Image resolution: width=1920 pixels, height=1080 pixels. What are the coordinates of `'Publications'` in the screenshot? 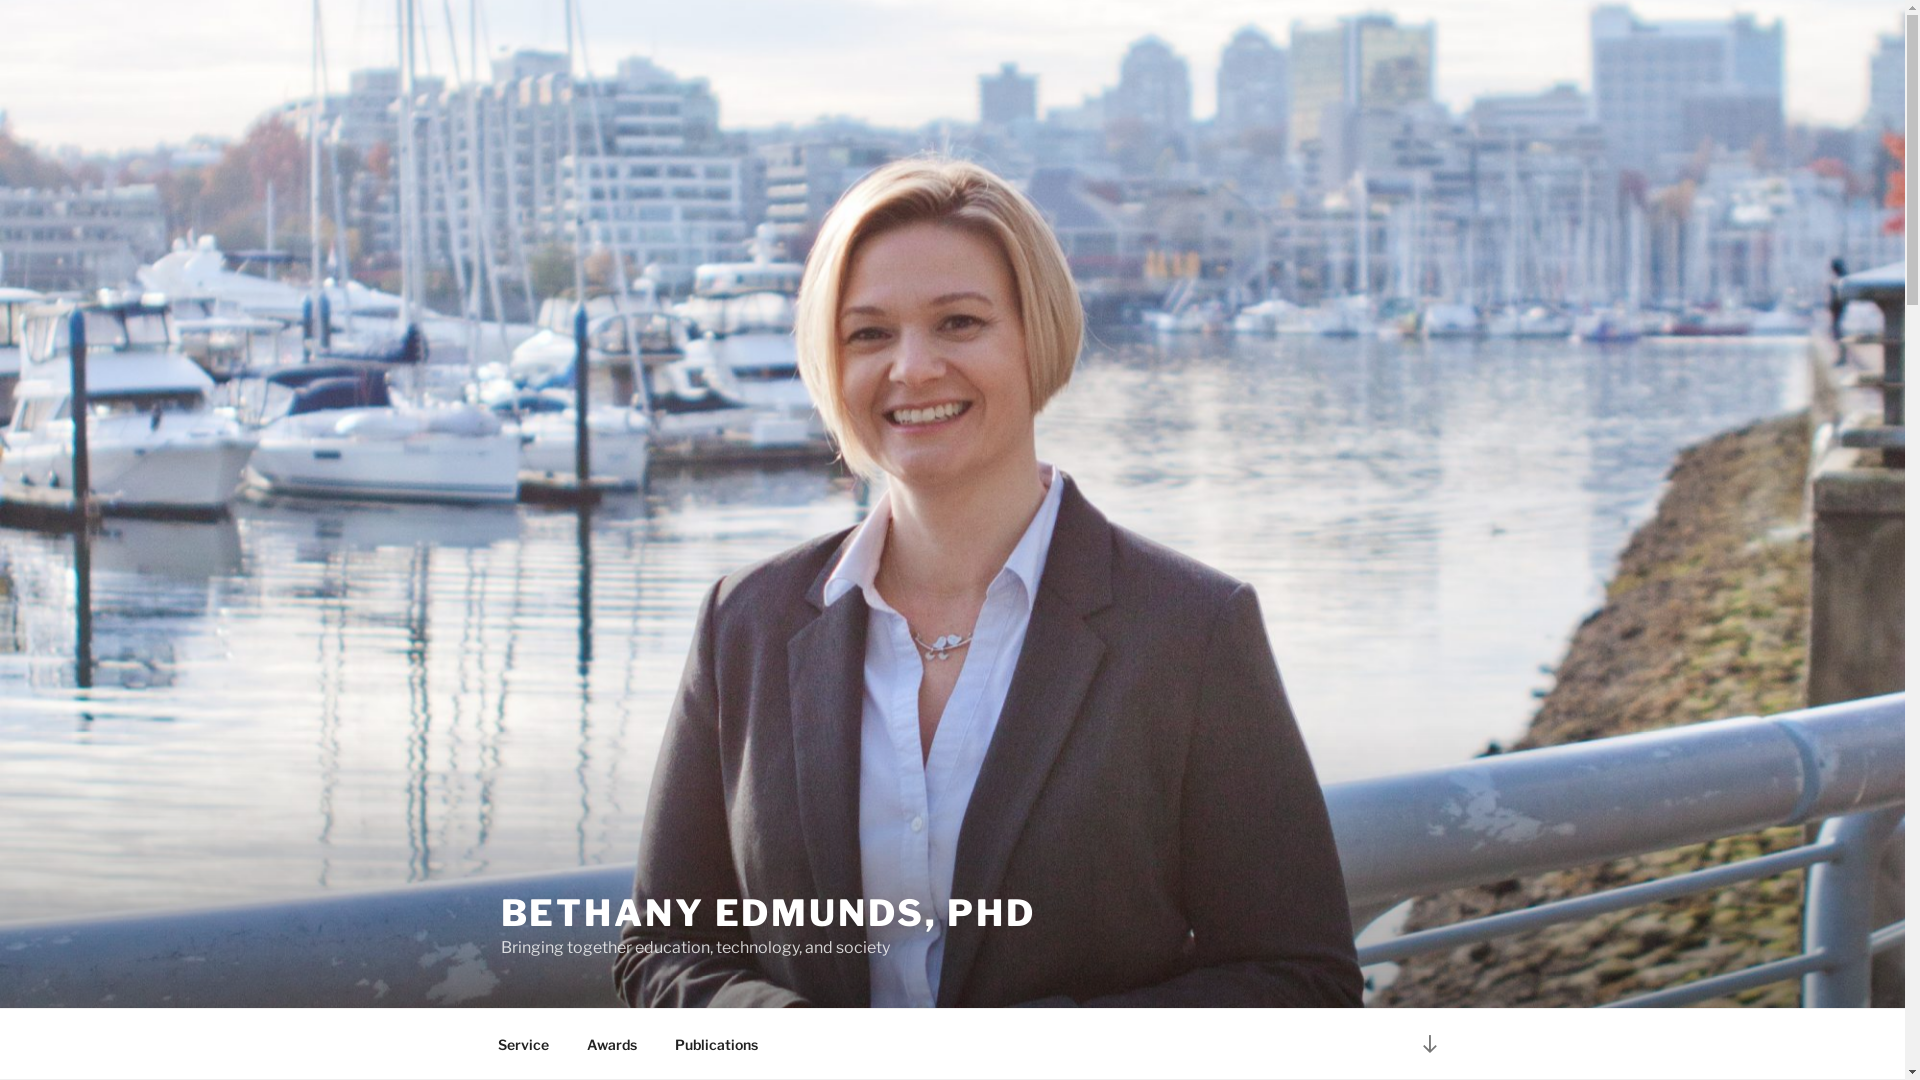 It's located at (716, 1043).